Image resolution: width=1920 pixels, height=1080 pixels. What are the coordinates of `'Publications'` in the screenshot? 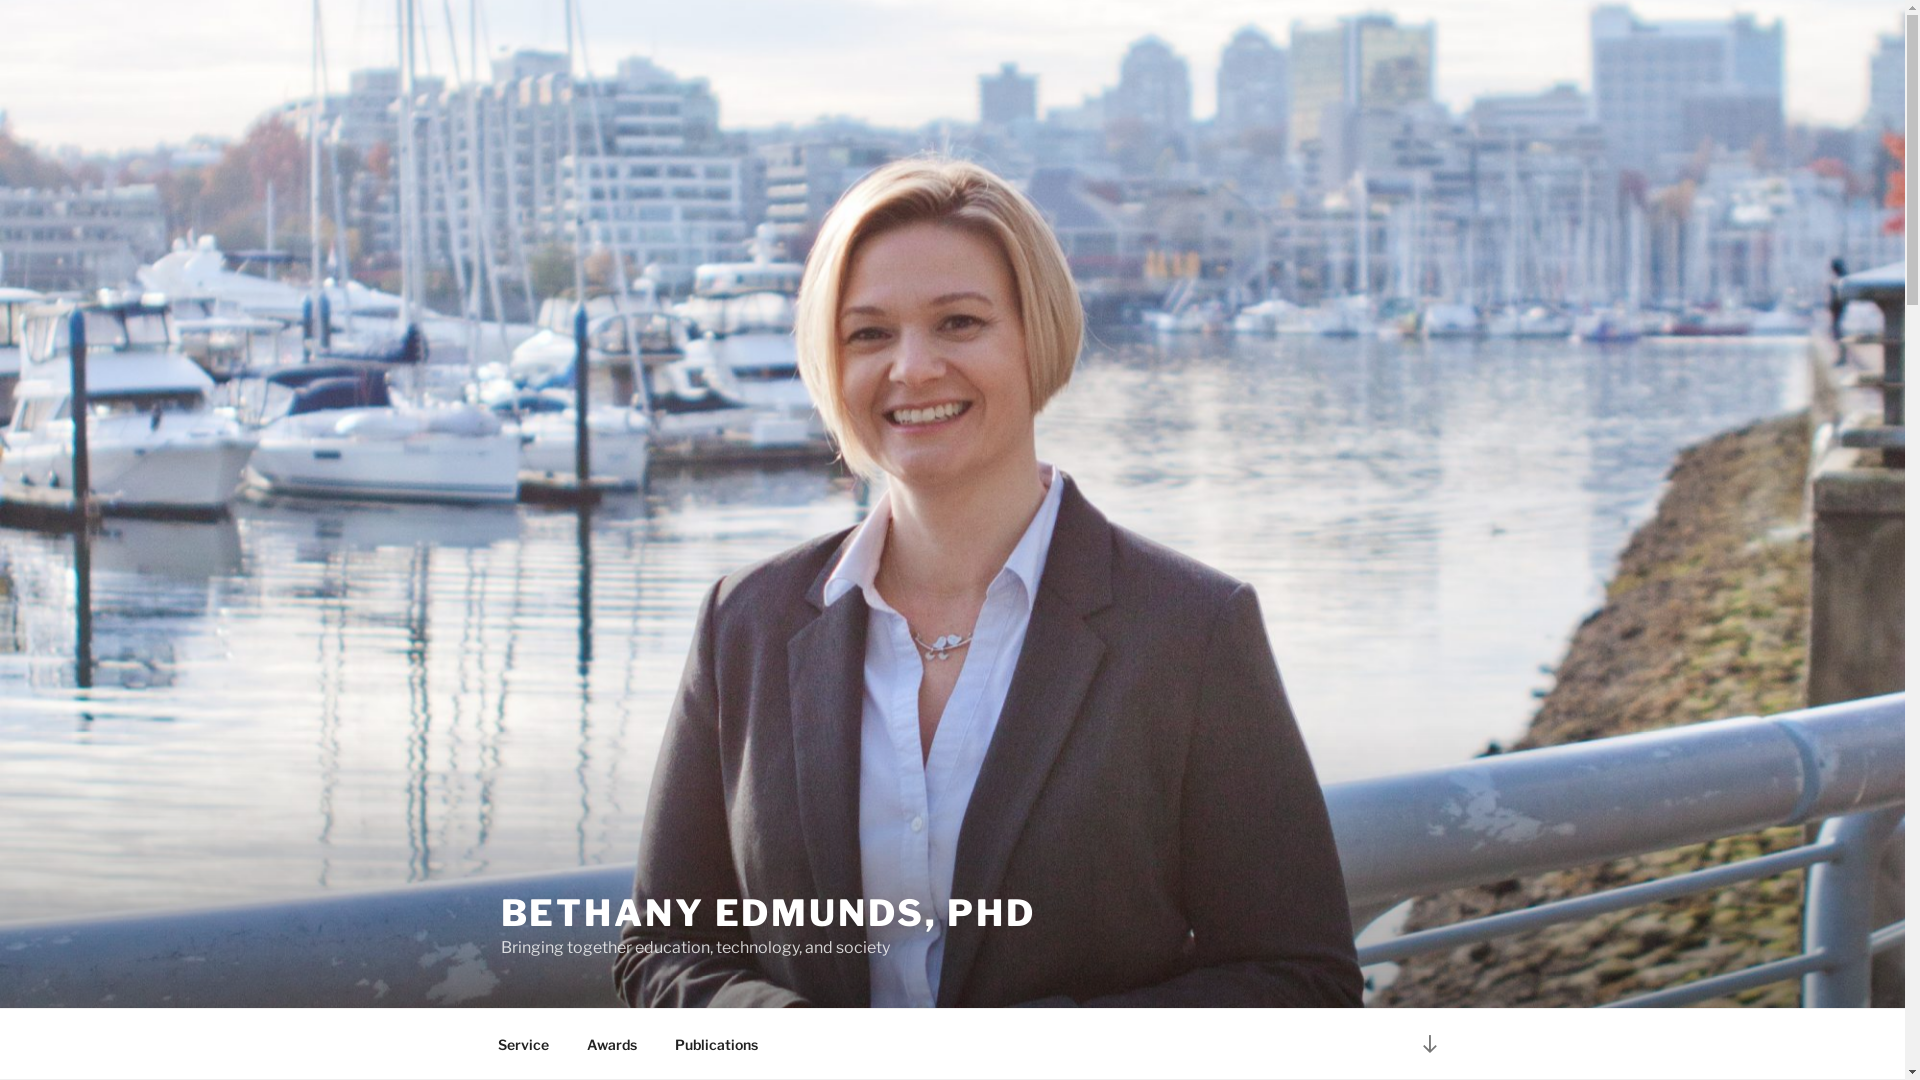 It's located at (716, 1043).